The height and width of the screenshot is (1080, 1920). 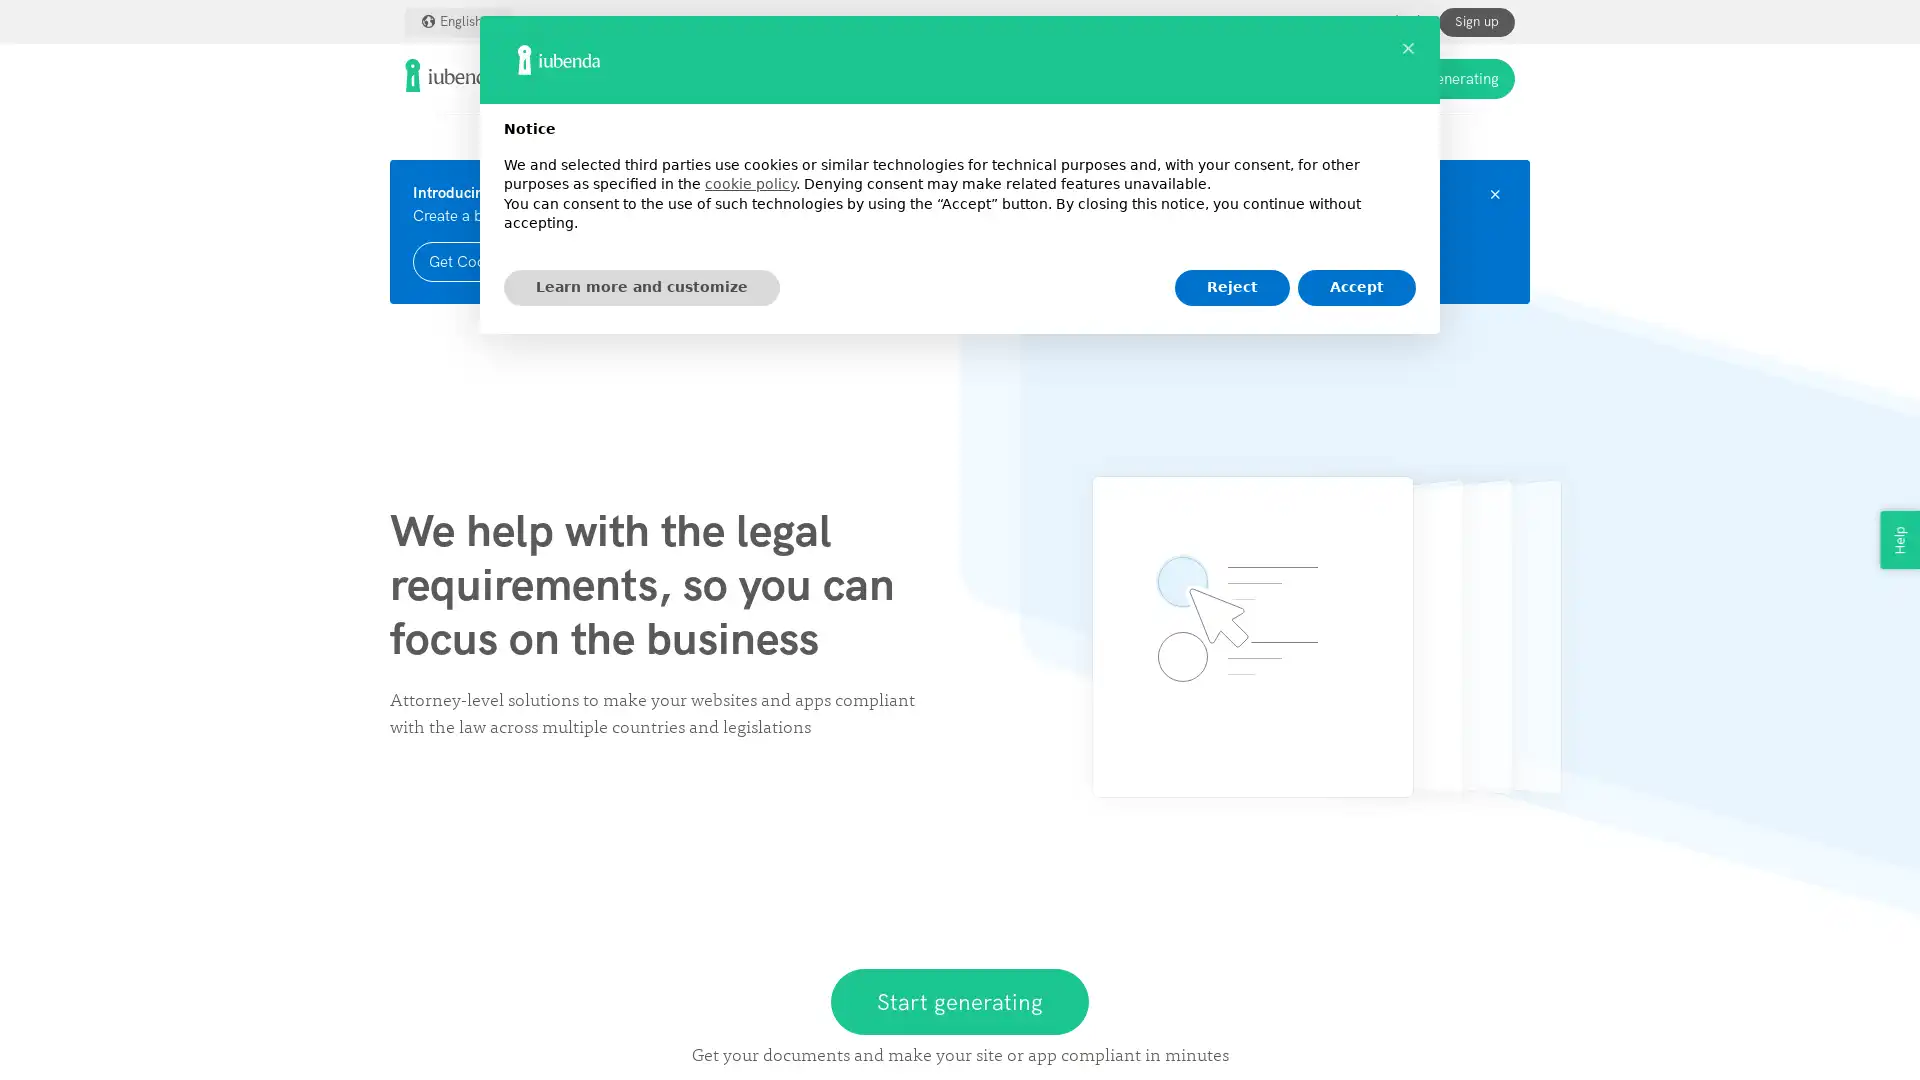 What do you see at coordinates (642, 286) in the screenshot?
I see `Learn more and customize` at bounding box center [642, 286].